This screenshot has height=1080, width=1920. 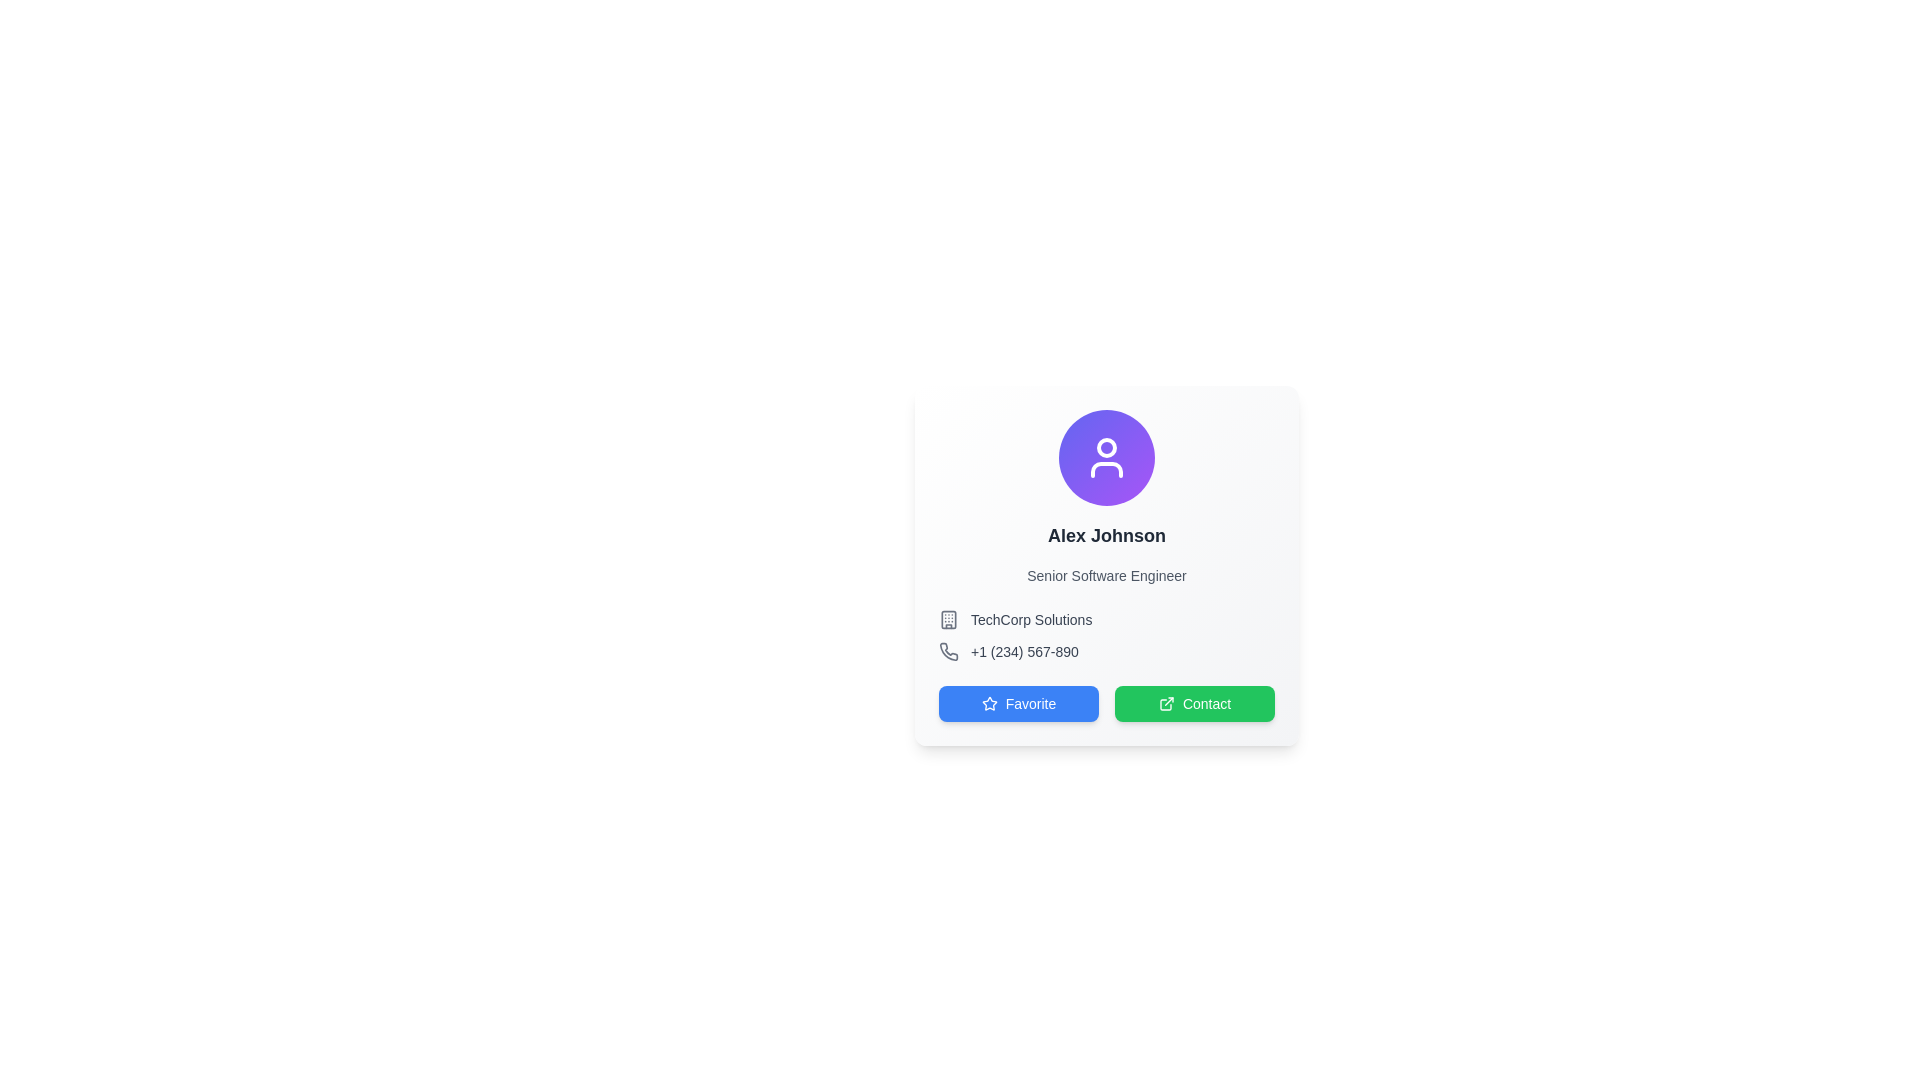 What do you see at coordinates (948, 651) in the screenshot?
I see `the gray minimalist outline phone icon located to the left of the phone number '+1 (234) 567-890' within the contact card layout` at bounding box center [948, 651].